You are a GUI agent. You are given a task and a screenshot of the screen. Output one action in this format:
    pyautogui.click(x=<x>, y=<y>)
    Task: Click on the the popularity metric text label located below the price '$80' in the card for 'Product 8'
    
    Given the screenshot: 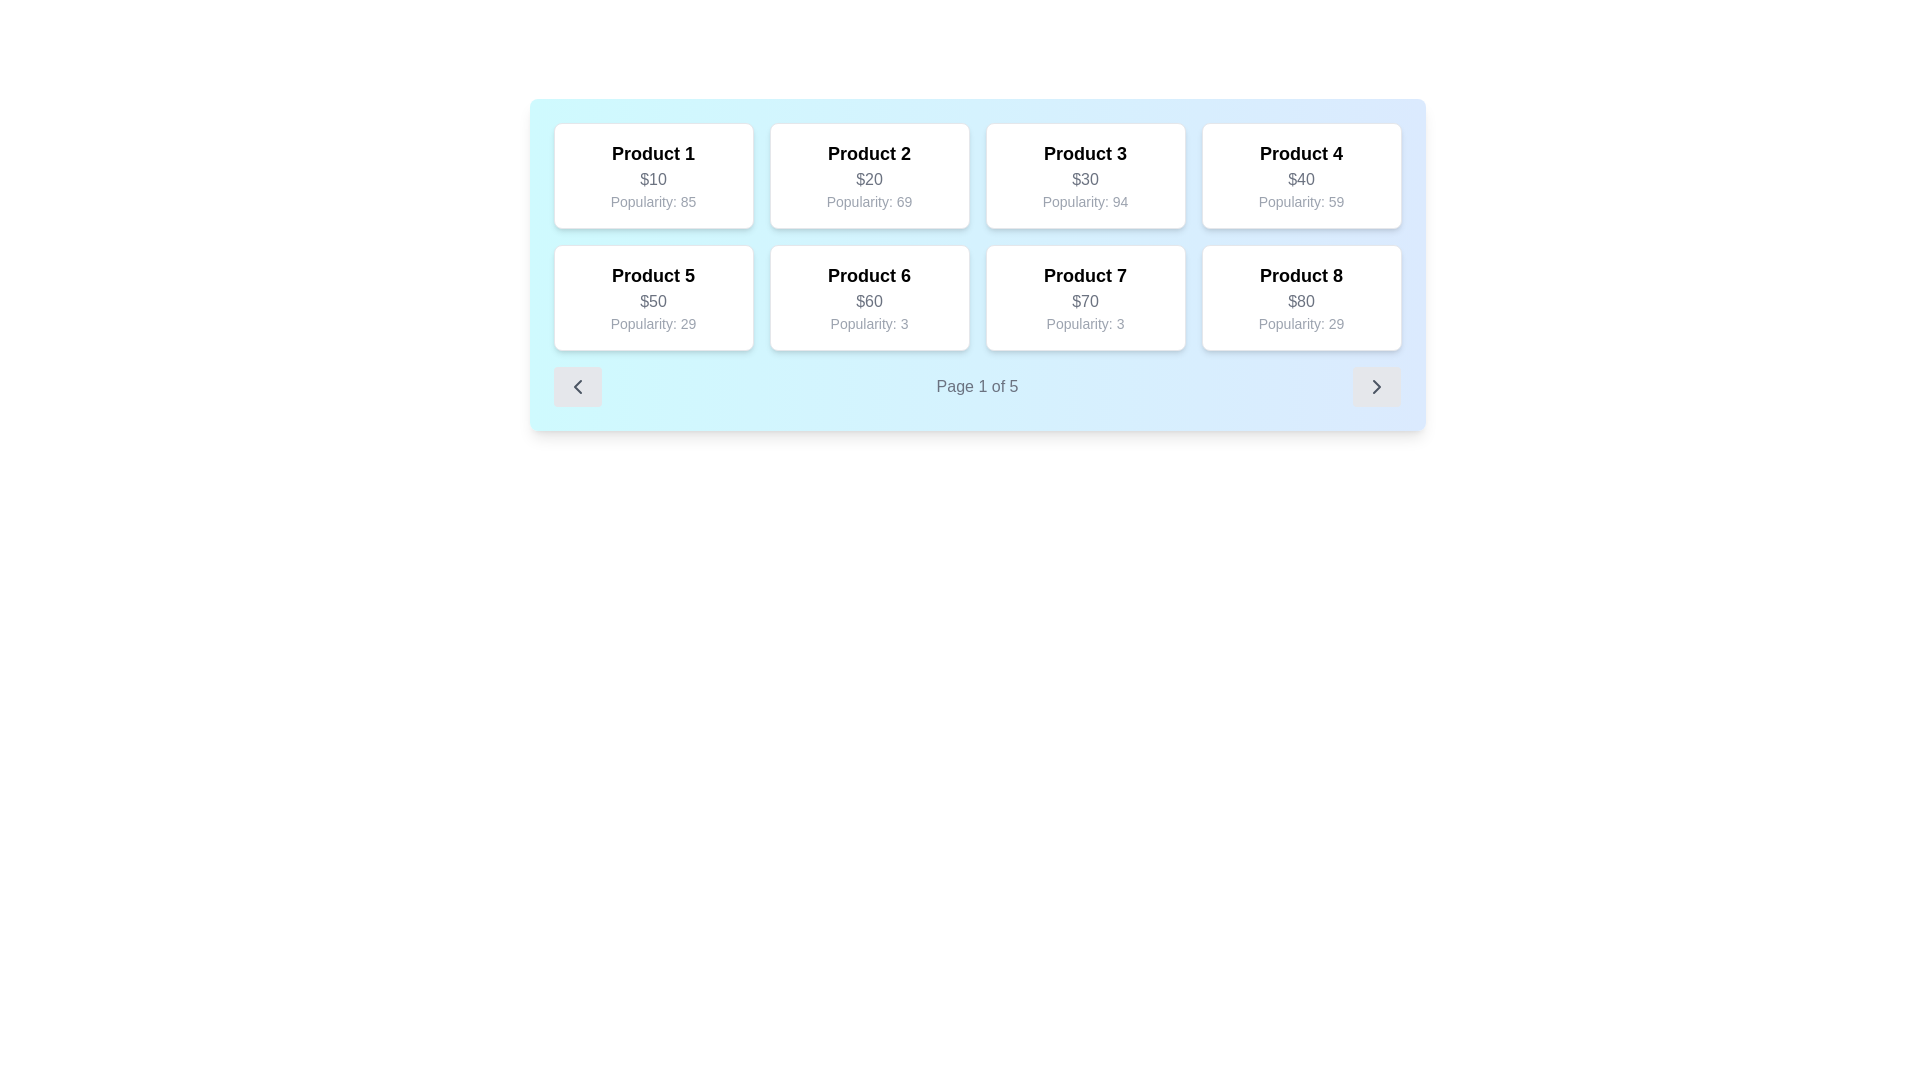 What is the action you would take?
    pyautogui.click(x=1301, y=323)
    